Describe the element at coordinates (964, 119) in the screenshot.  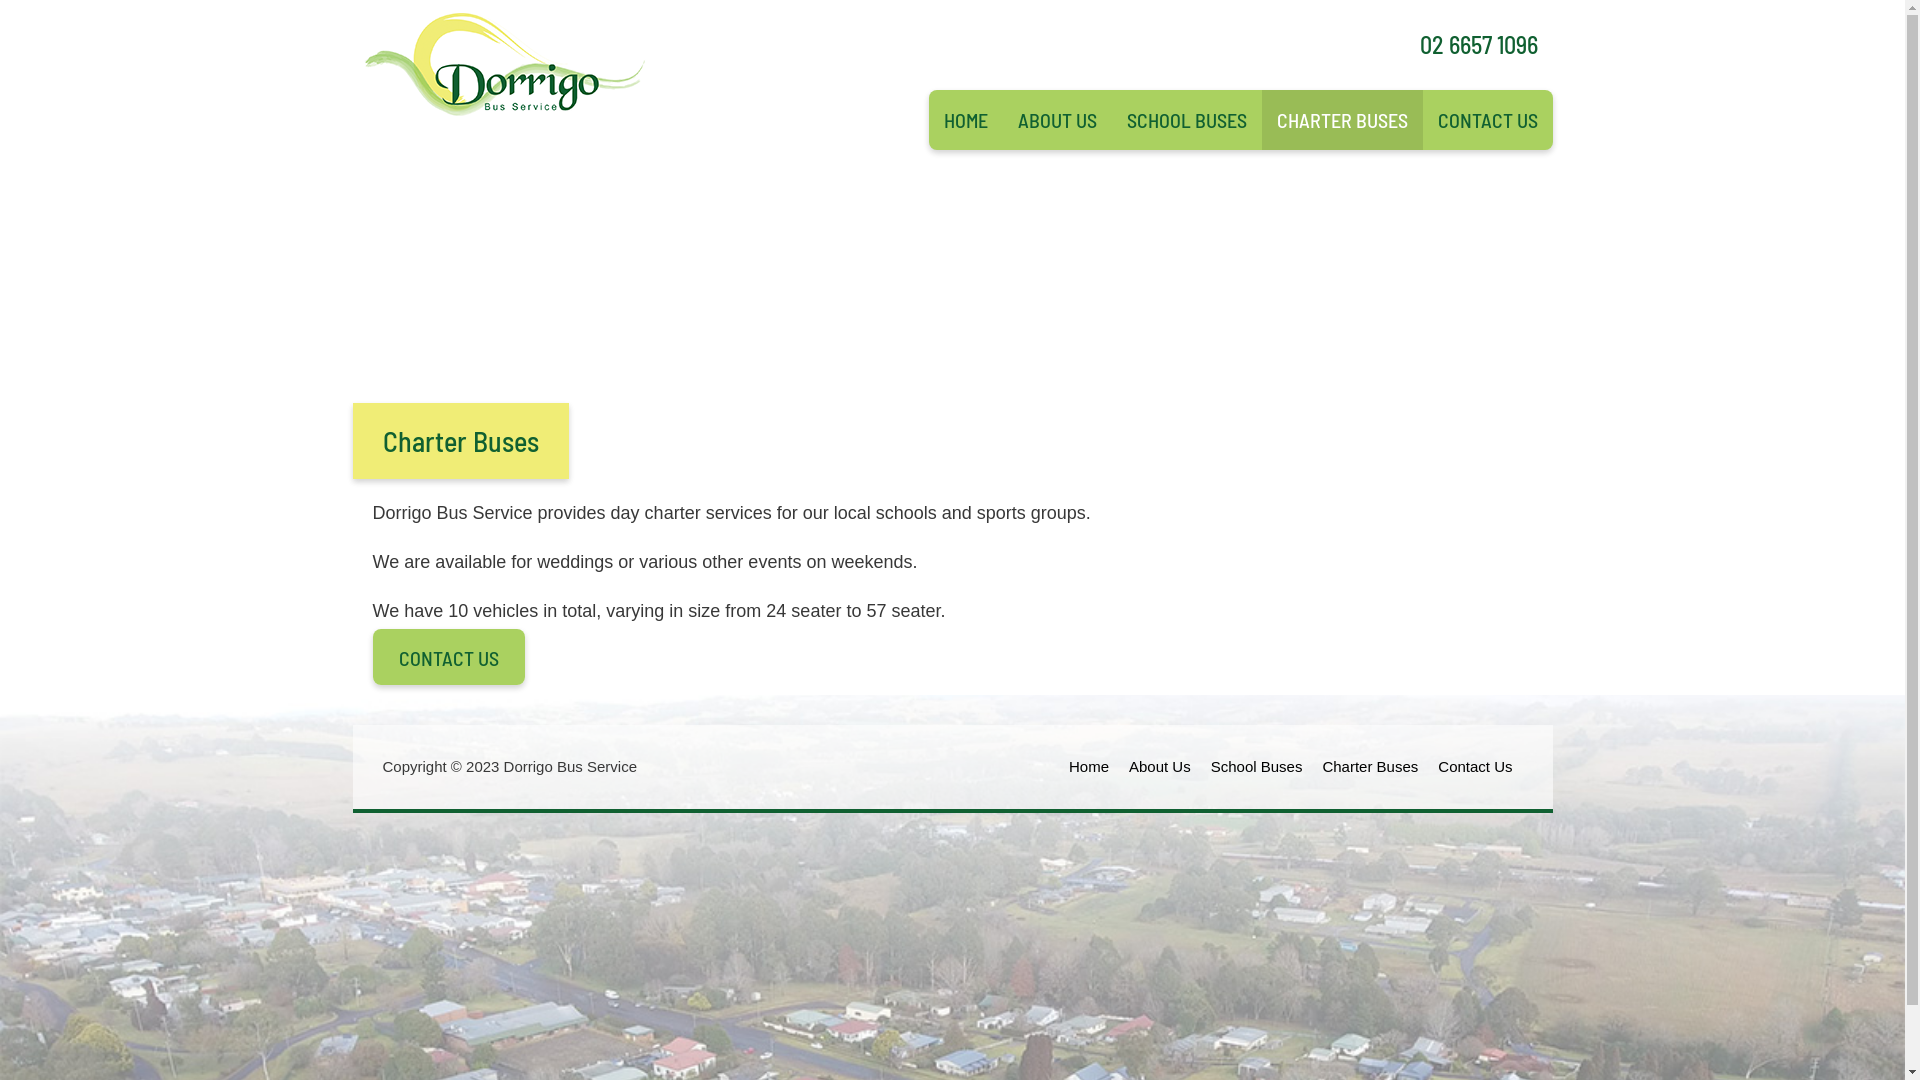
I see `'HOME'` at that location.